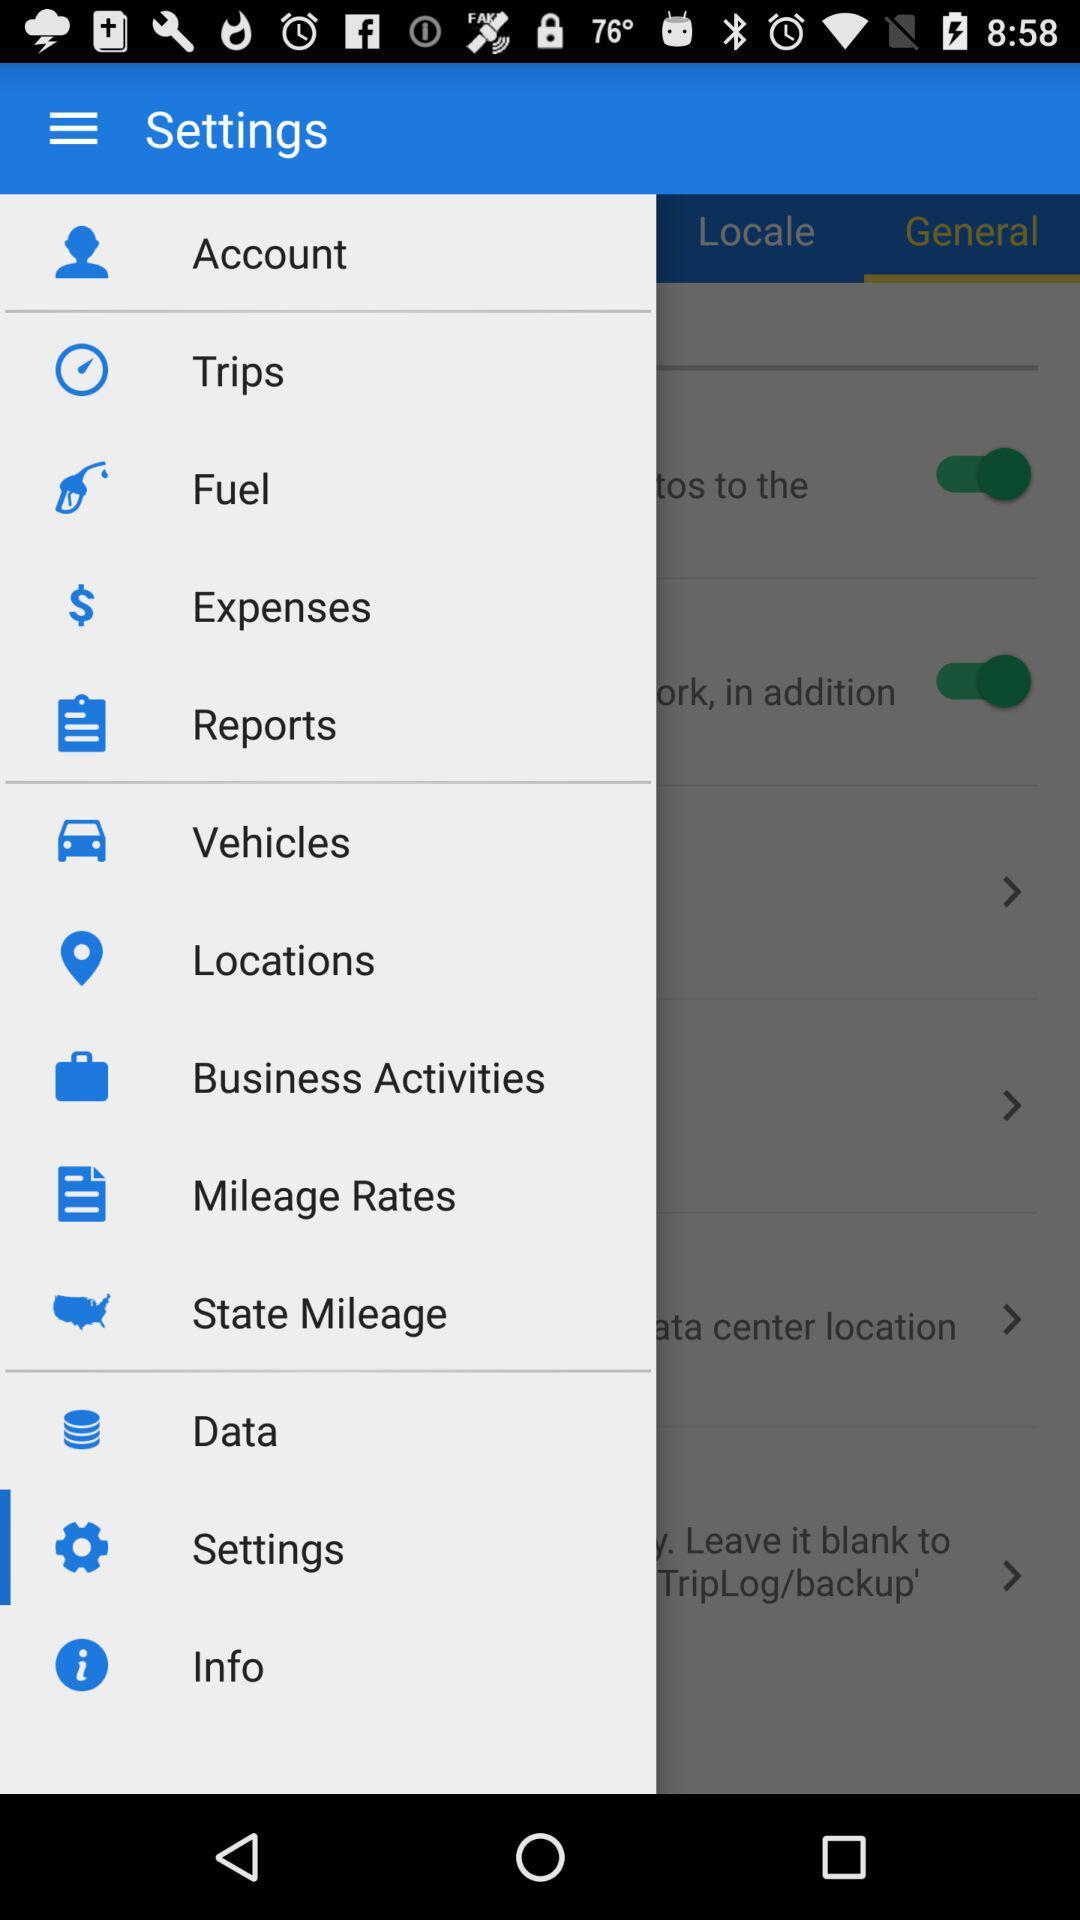  What do you see at coordinates (72, 136) in the screenshot?
I see `the menu icon` at bounding box center [72, 136].